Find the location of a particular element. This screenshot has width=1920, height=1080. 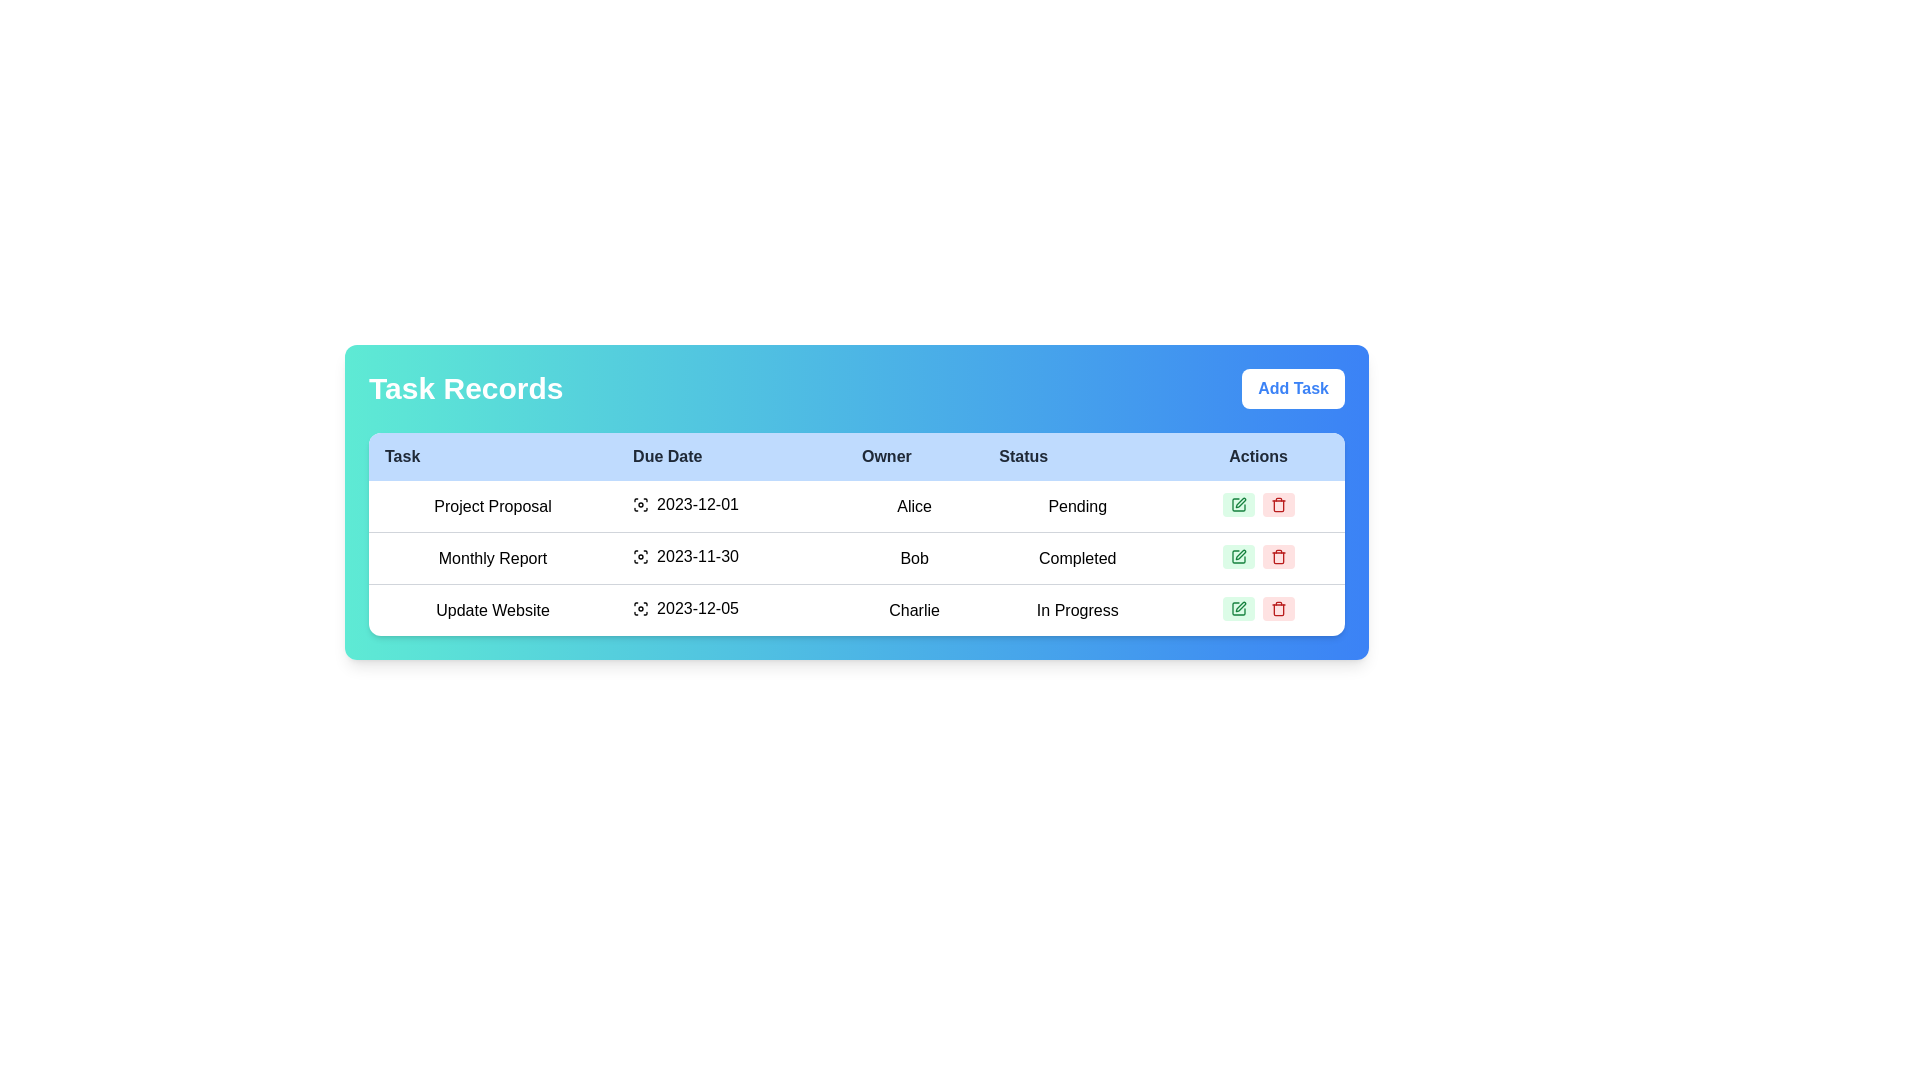

the static text label indicating ongoing task progress in the last row of the status column of the table is located at coordinates (1076, 609).